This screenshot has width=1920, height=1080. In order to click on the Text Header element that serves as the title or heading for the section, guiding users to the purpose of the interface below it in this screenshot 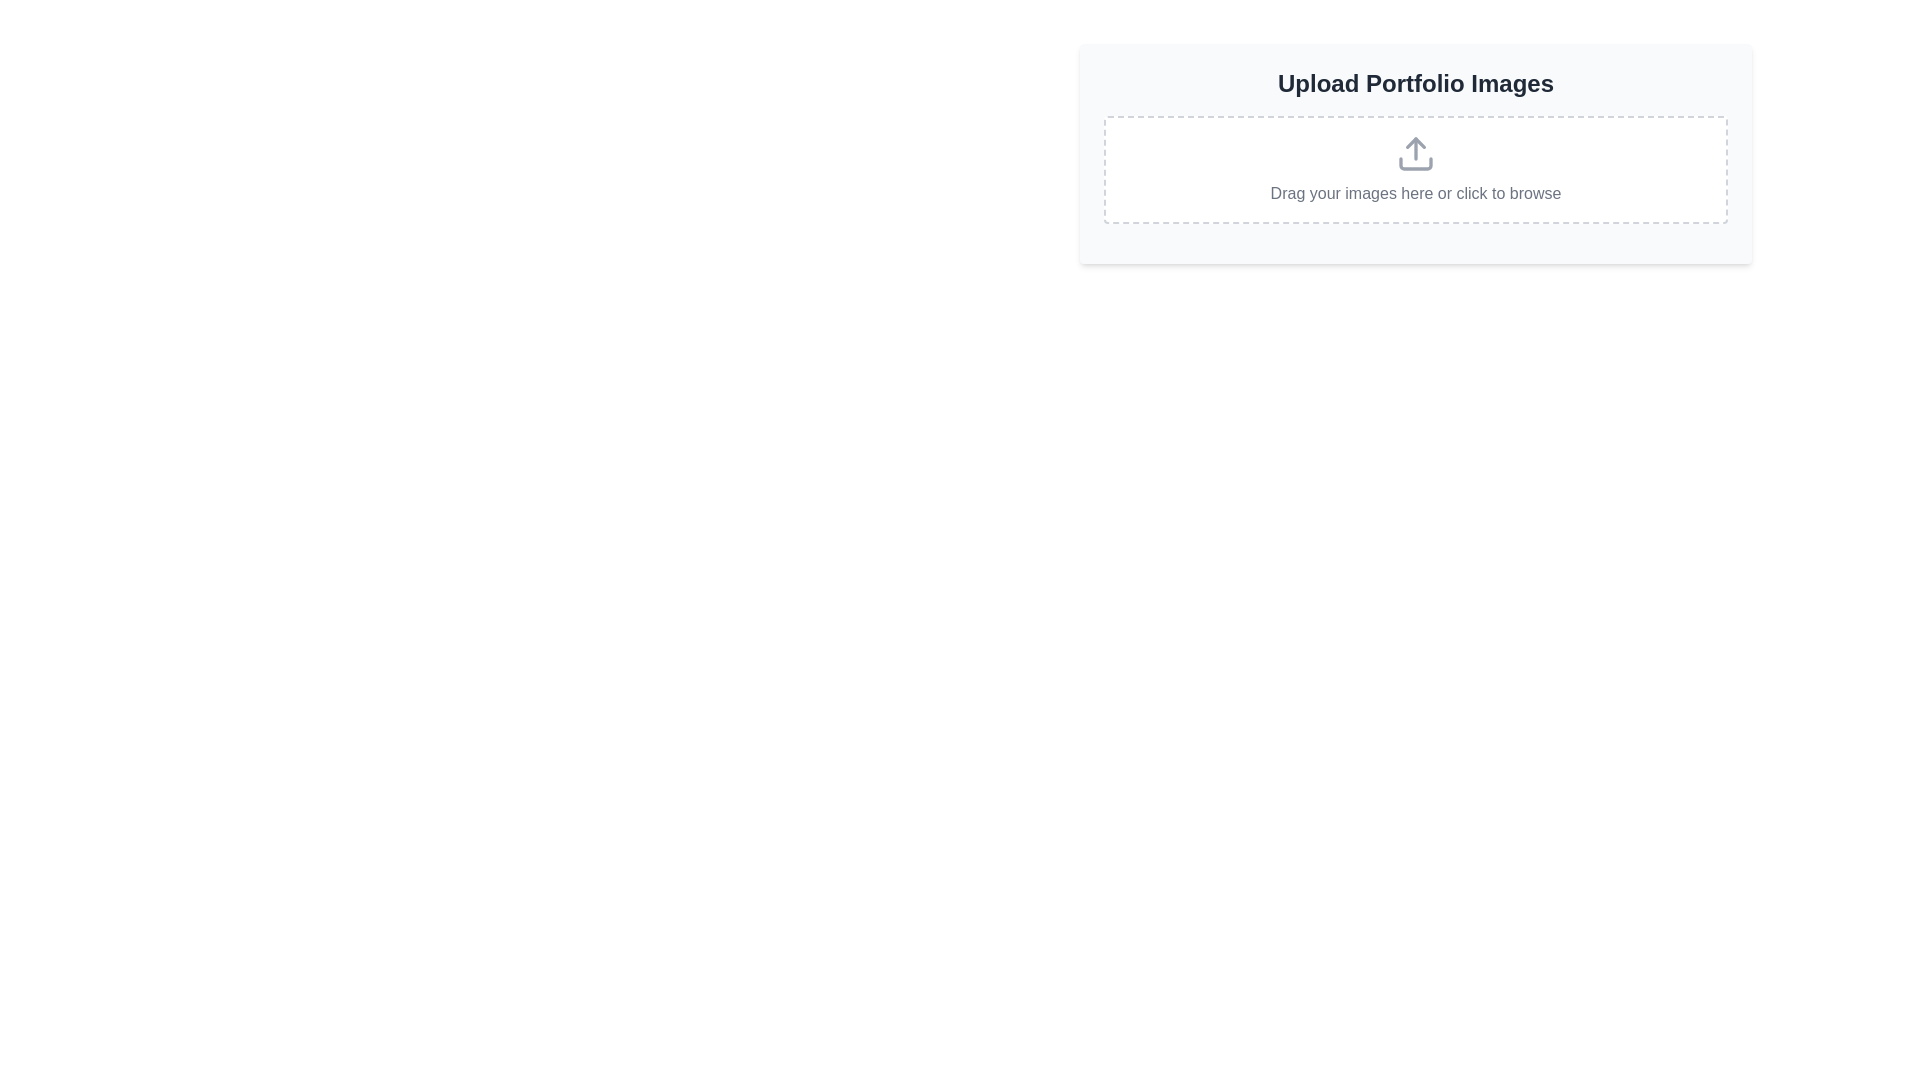, I will do `click(1415, 83)`.